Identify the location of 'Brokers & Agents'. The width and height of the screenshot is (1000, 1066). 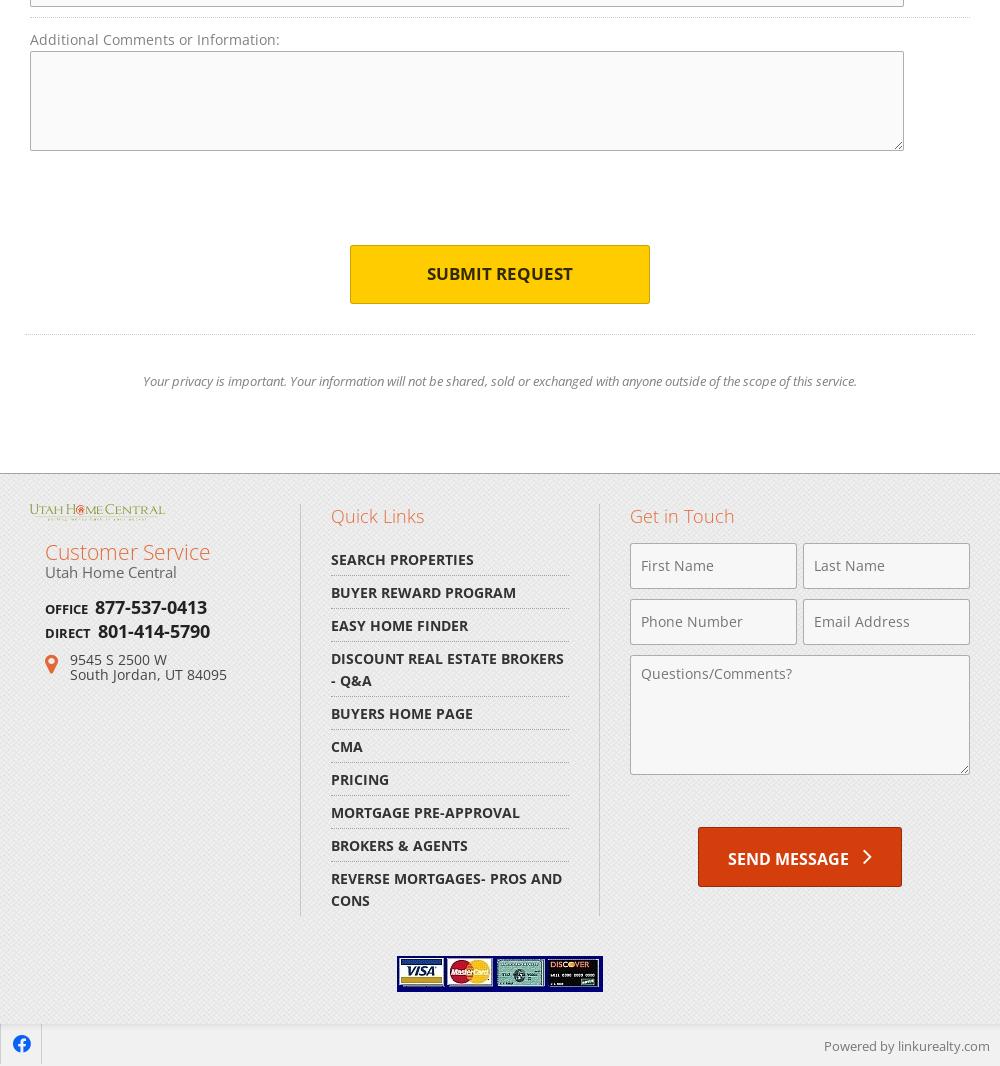
(399, 844).